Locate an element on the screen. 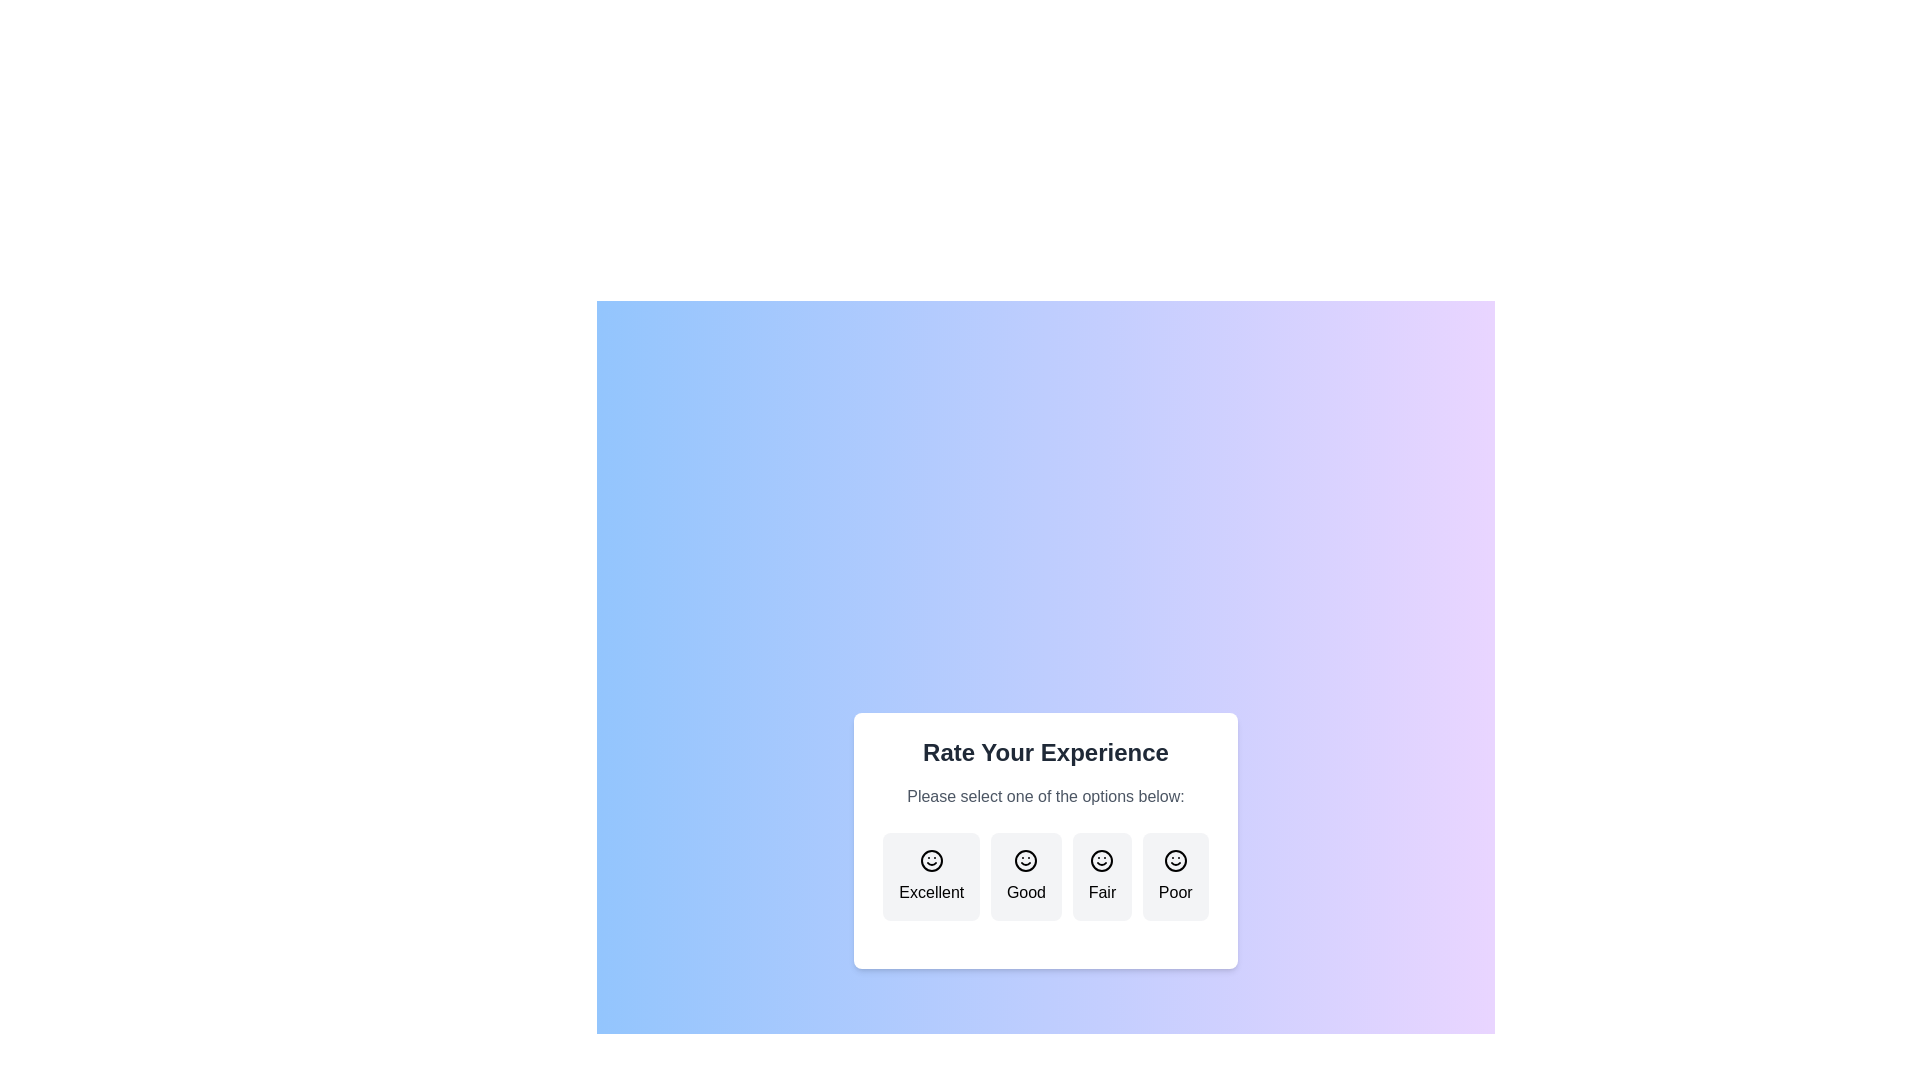 The width and height of the screenshot is (1920, 1080). the 'Poor' text label that indicates the lowest rating level, positioned centrally below the rightmost smiley face in the rating options is located at coordinates (1175, 892).